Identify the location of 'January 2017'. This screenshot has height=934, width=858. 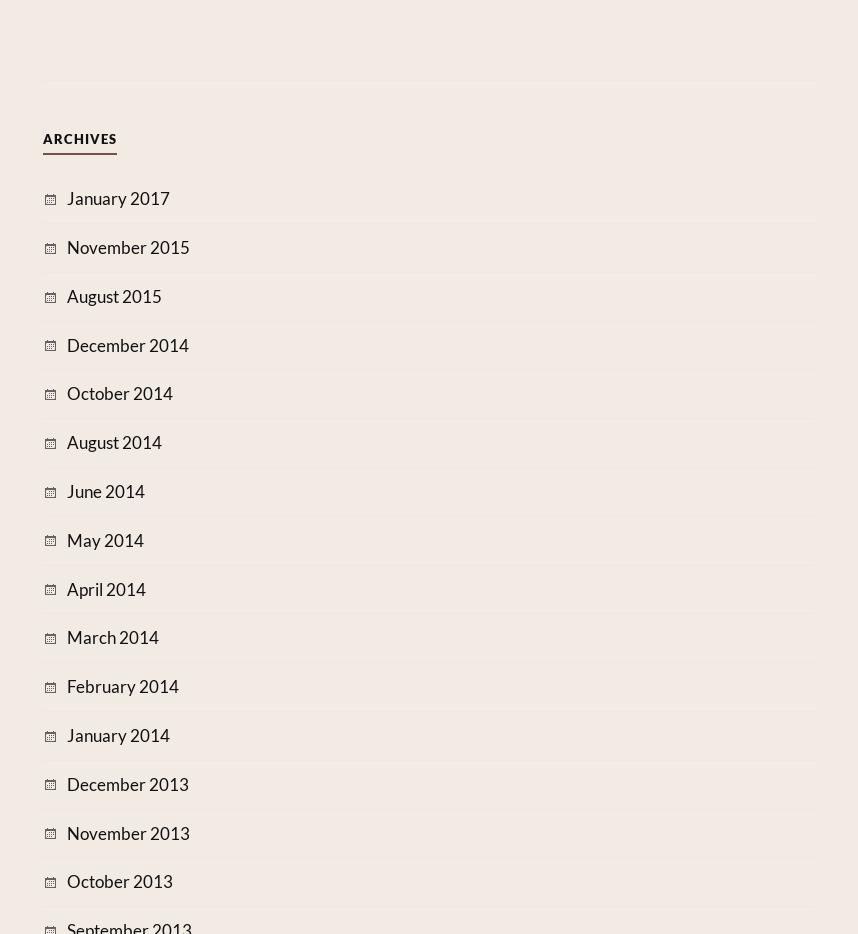
(64, 197).